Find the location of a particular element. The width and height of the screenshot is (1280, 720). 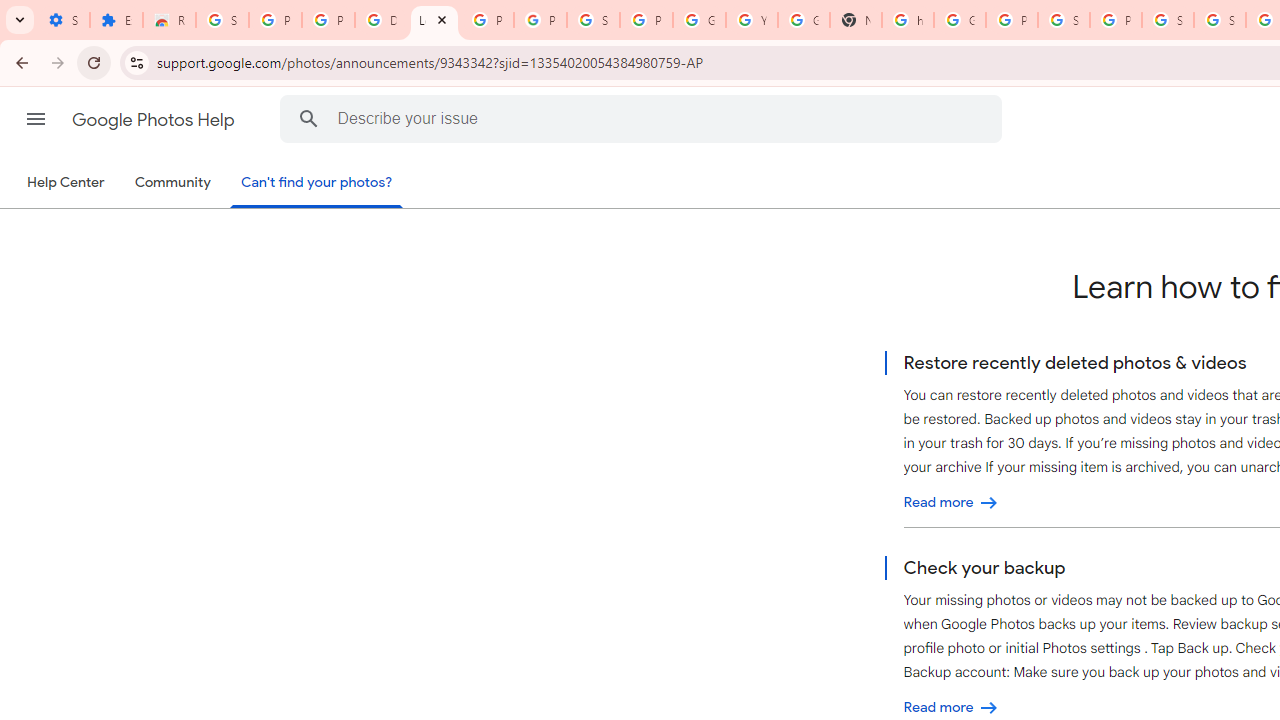

'Can' is located at coordinates (316, 183).